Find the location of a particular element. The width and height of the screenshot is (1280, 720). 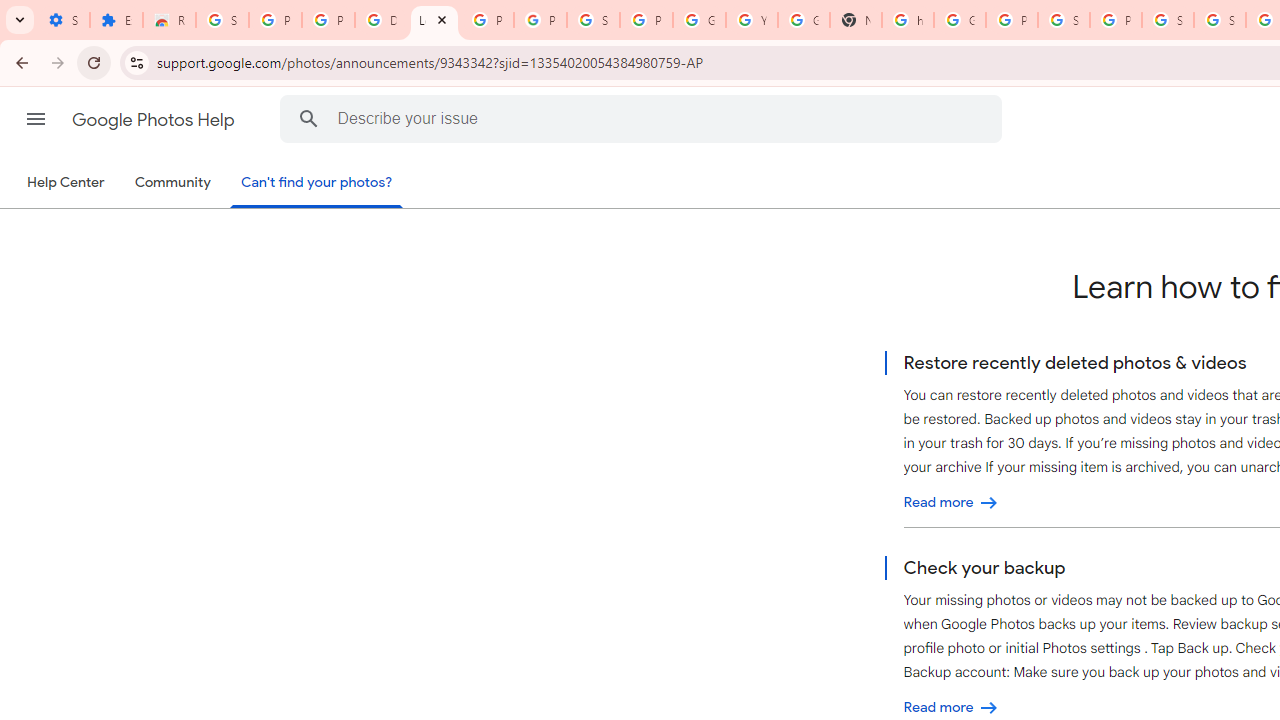

'Can' is located at coordinates (316, 183).